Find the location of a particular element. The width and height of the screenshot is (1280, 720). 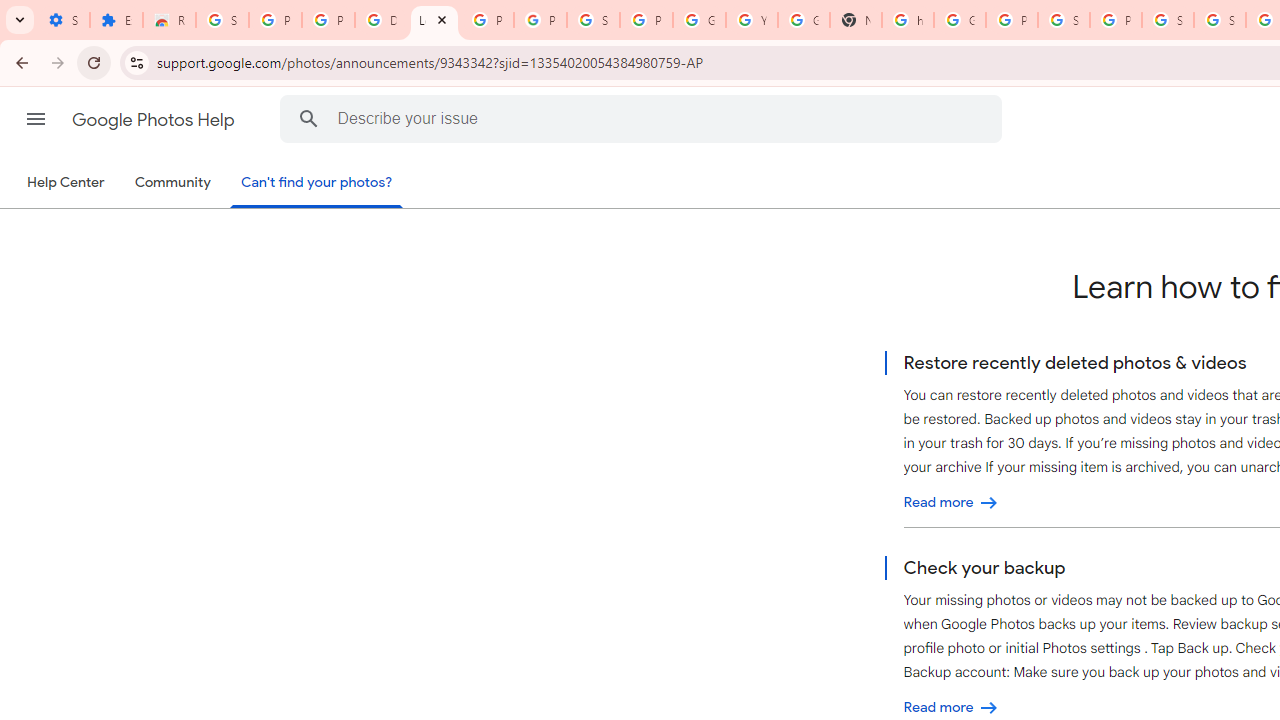

'Can' is located at coordinates (316, 183).